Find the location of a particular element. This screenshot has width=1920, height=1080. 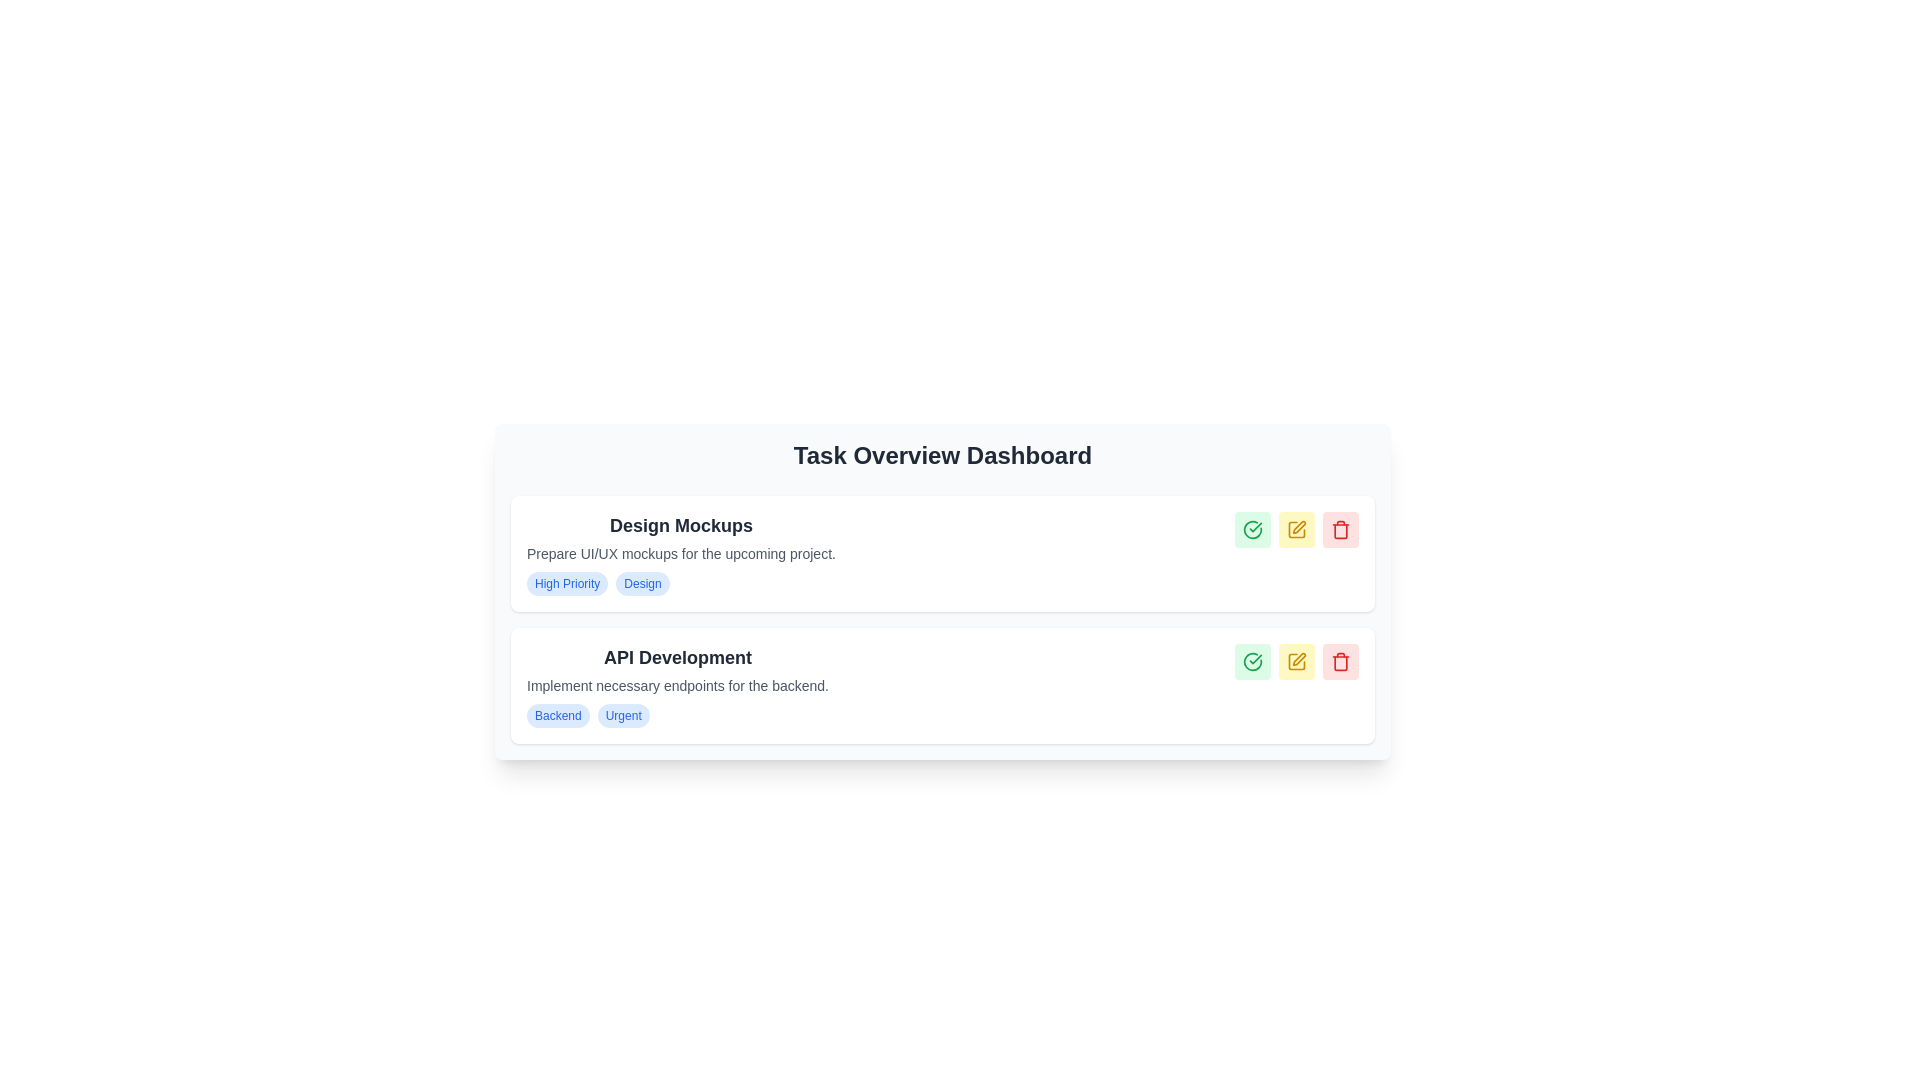

the first badge under the 'API Development' section, which categorizes or highlights the backend-related task is located at coordinates (558, 715).